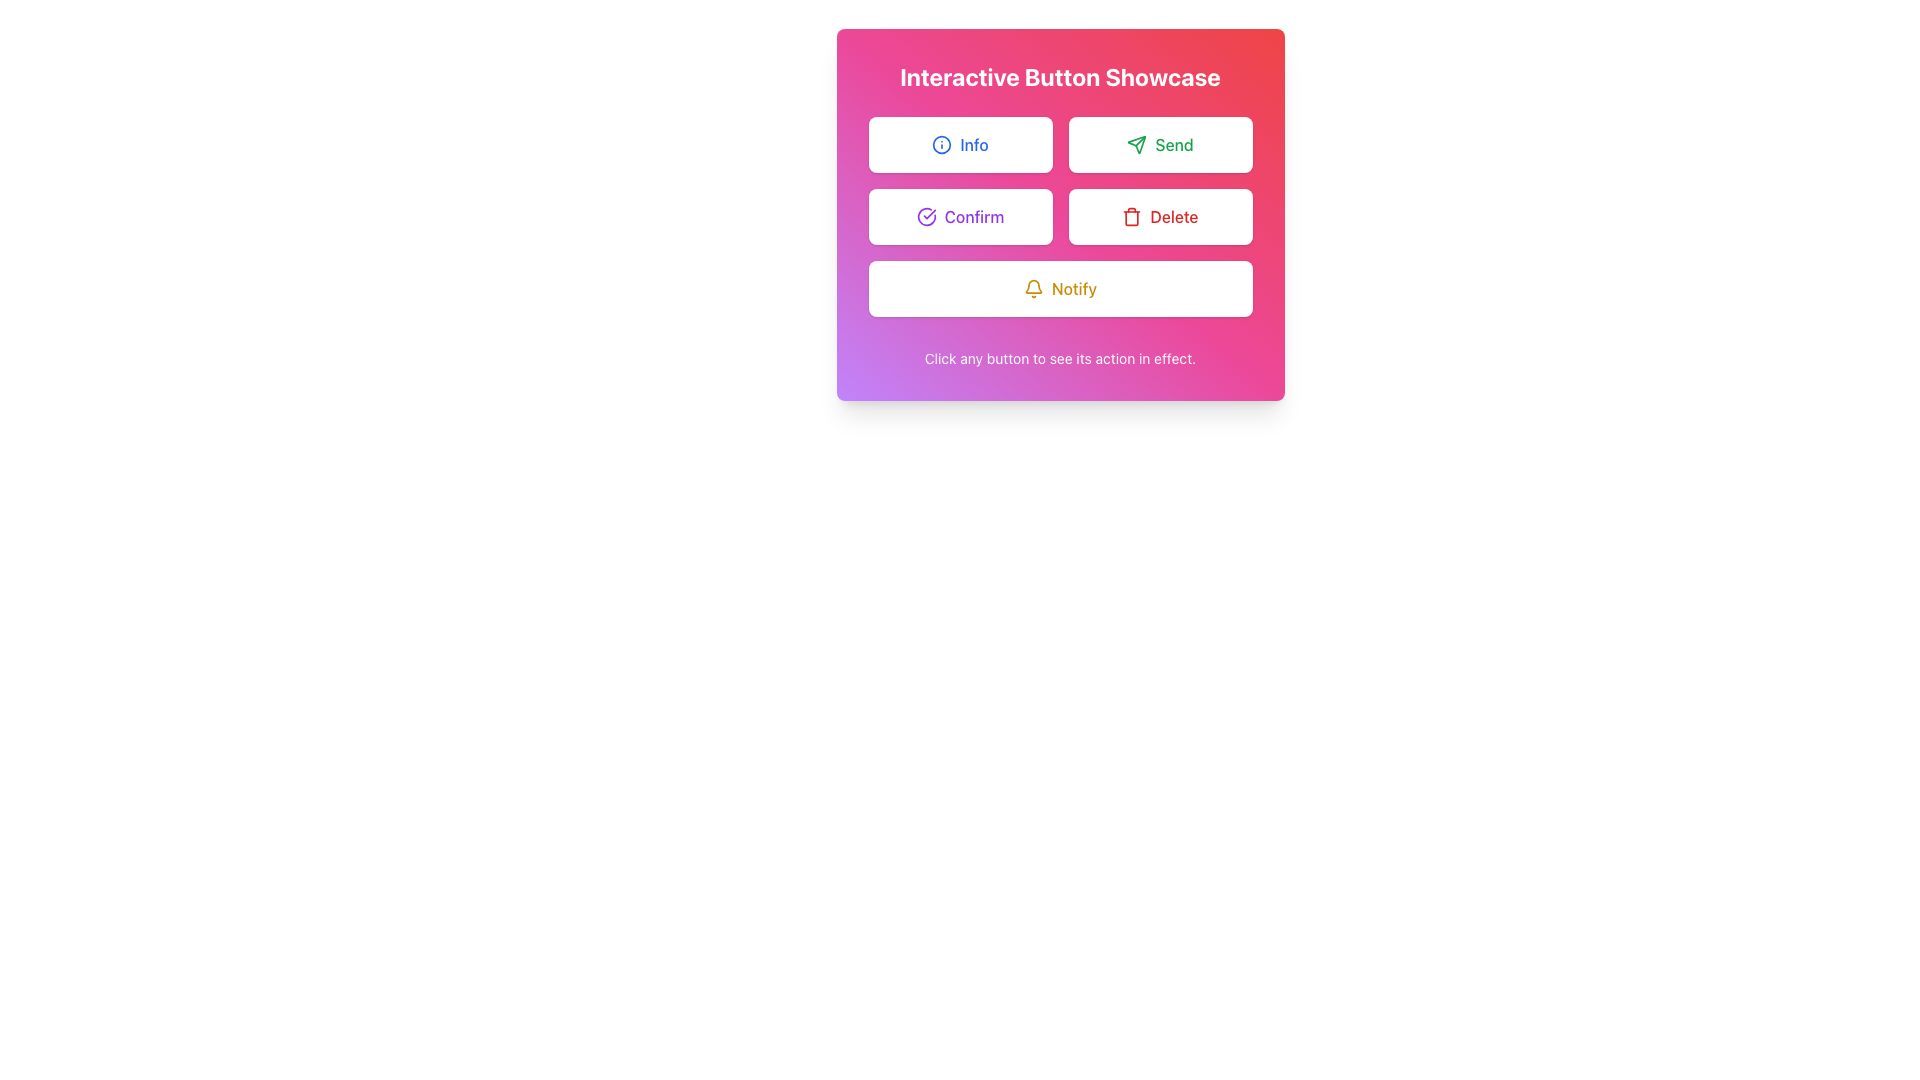 The width and height of the screenshot is (1920, 1080). Describe the element at coordinates (1137, 144) in the screenshot. I see `the send icon located in the top-right corner of the interactive button showcase panel to focus on the associated action of sending a message, email, or data` at that location.